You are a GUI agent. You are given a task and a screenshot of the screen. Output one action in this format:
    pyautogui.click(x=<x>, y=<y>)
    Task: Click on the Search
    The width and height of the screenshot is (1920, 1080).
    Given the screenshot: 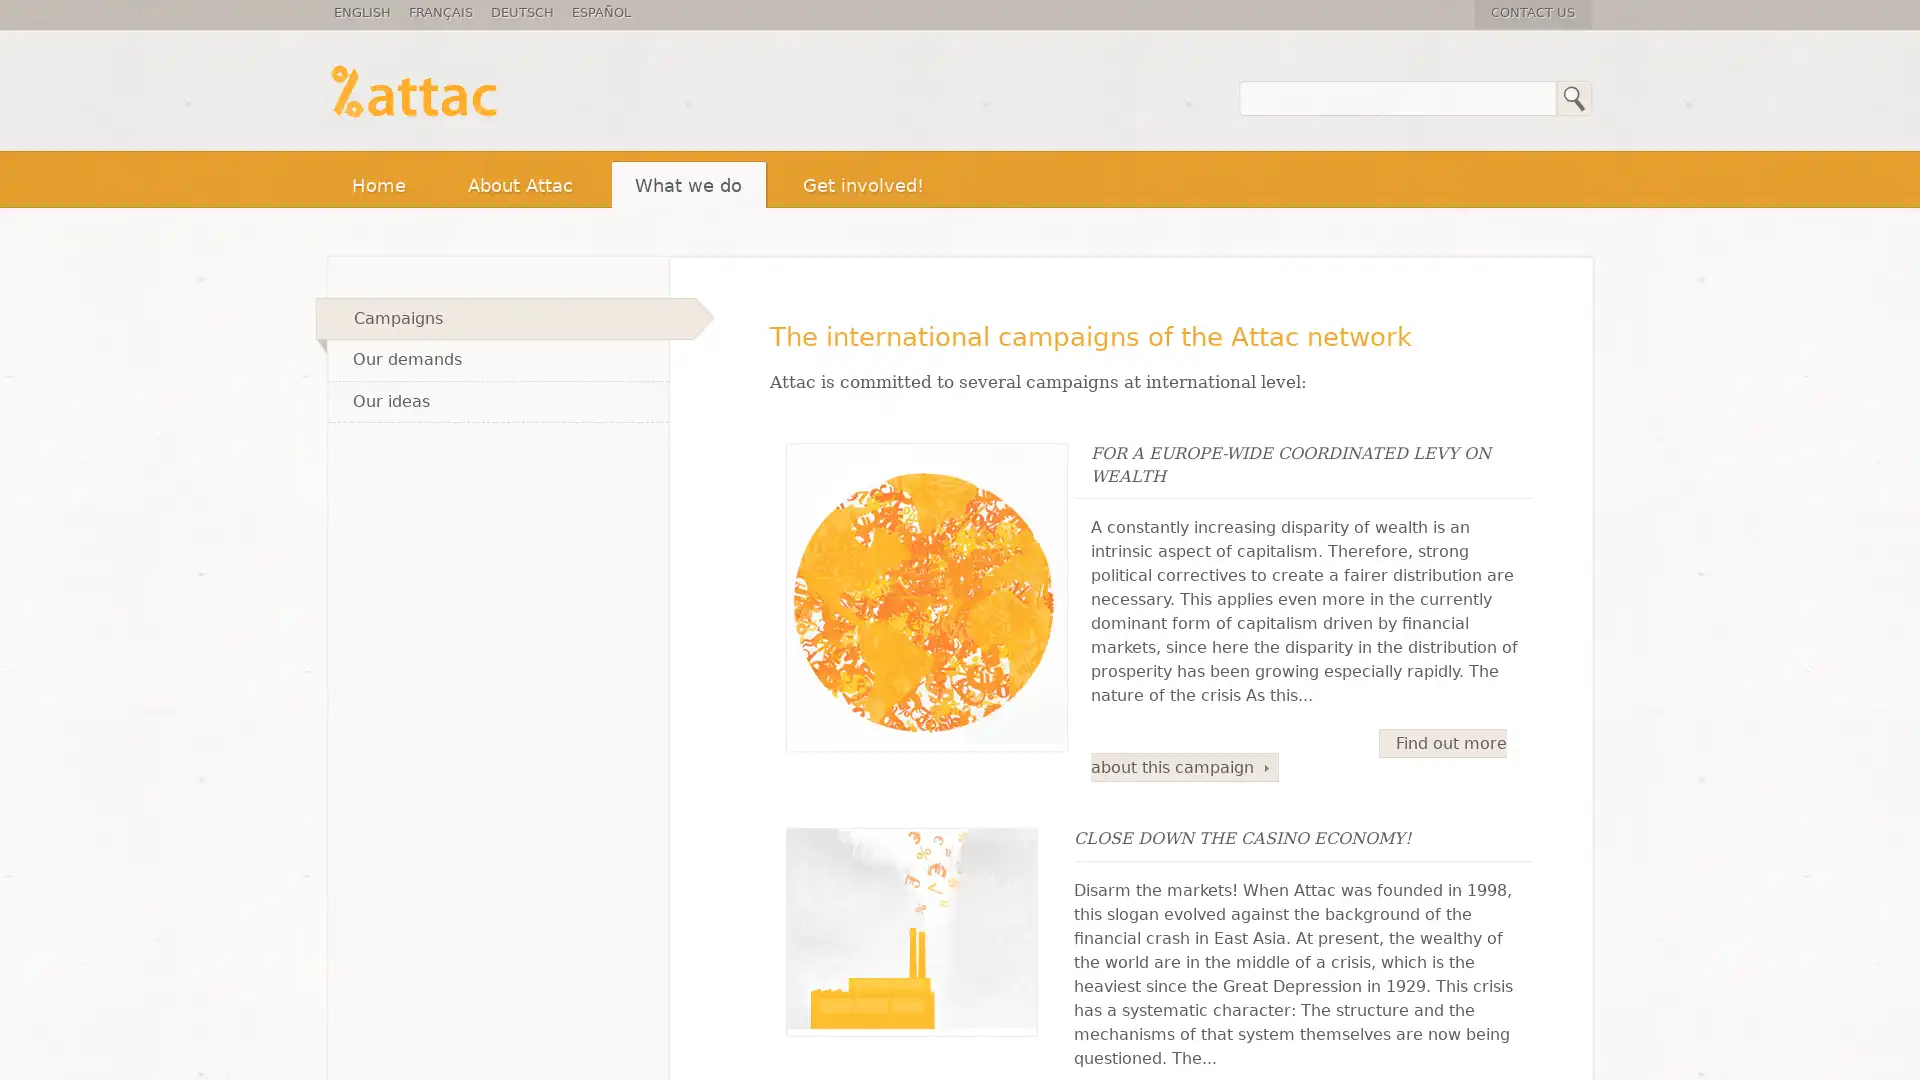 What is the action you would take?
    pyautogui.click(x=1573, y=98)
    